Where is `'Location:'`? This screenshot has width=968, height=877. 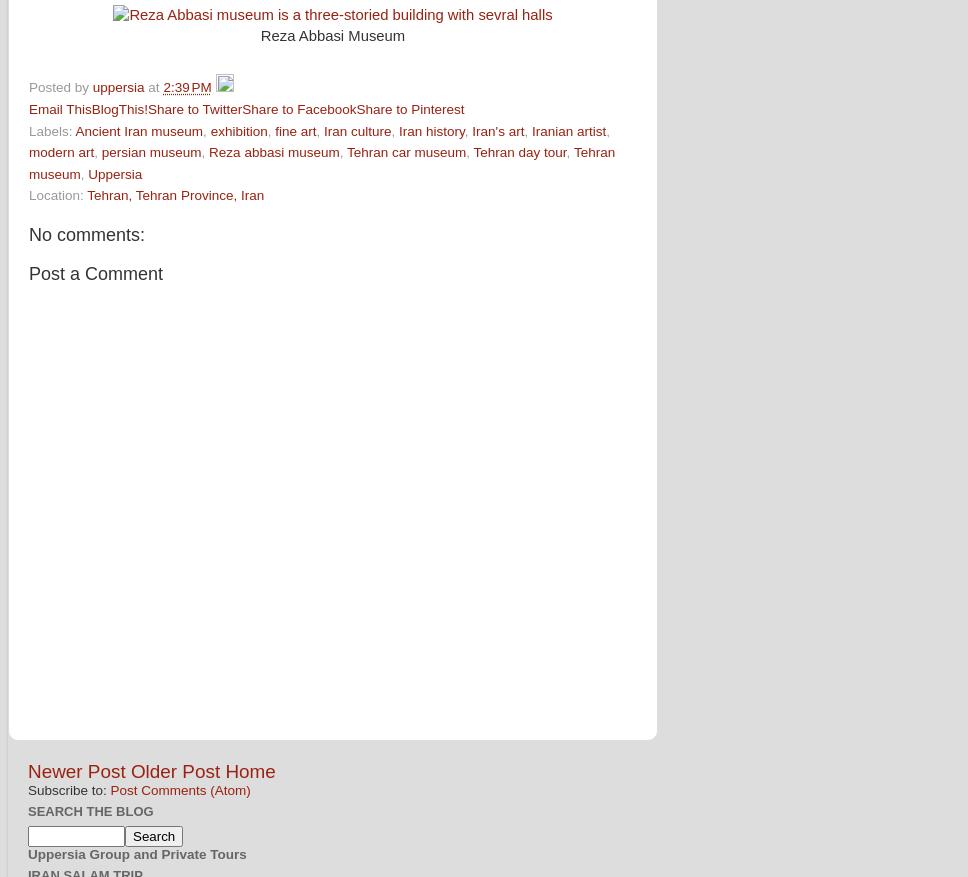
'Location:' is located at coordinates (56, 194).